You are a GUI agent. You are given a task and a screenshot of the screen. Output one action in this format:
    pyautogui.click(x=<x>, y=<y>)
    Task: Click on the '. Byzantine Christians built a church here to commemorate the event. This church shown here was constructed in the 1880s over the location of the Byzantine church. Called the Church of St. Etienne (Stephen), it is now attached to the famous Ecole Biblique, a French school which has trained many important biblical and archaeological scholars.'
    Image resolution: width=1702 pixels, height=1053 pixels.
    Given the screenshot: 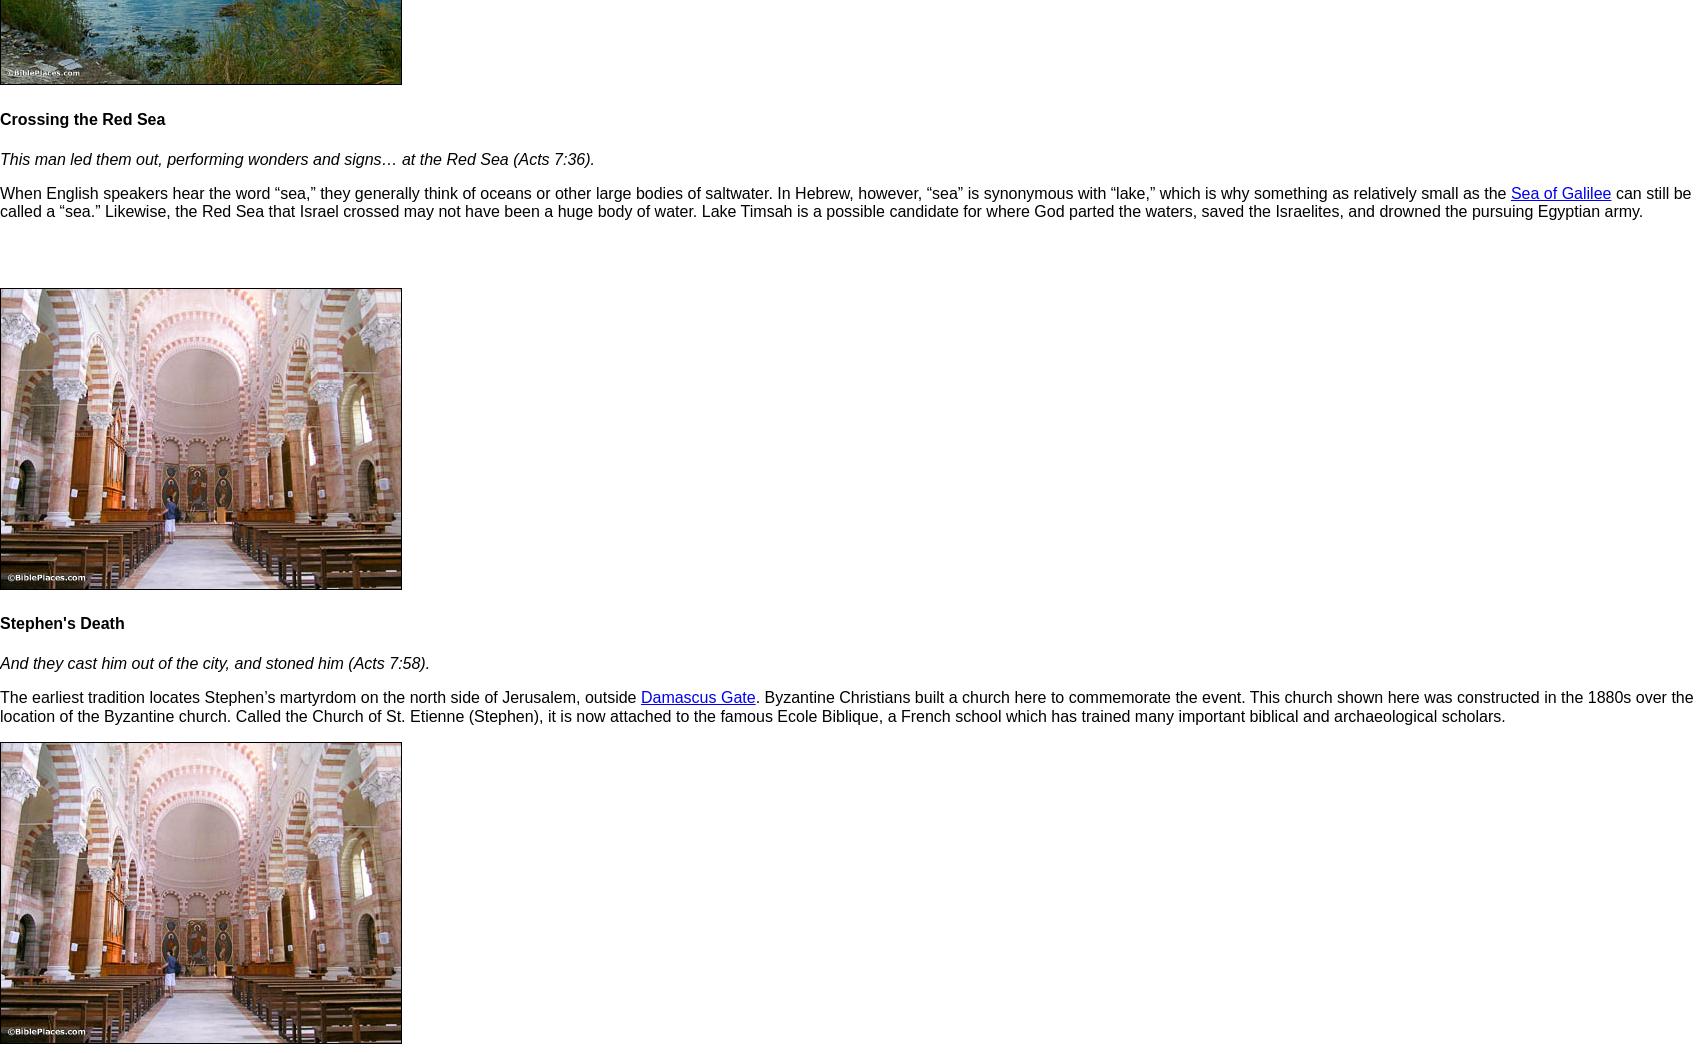 What is the action you would take?
    pyautogui.click(x=845, y=706)
    